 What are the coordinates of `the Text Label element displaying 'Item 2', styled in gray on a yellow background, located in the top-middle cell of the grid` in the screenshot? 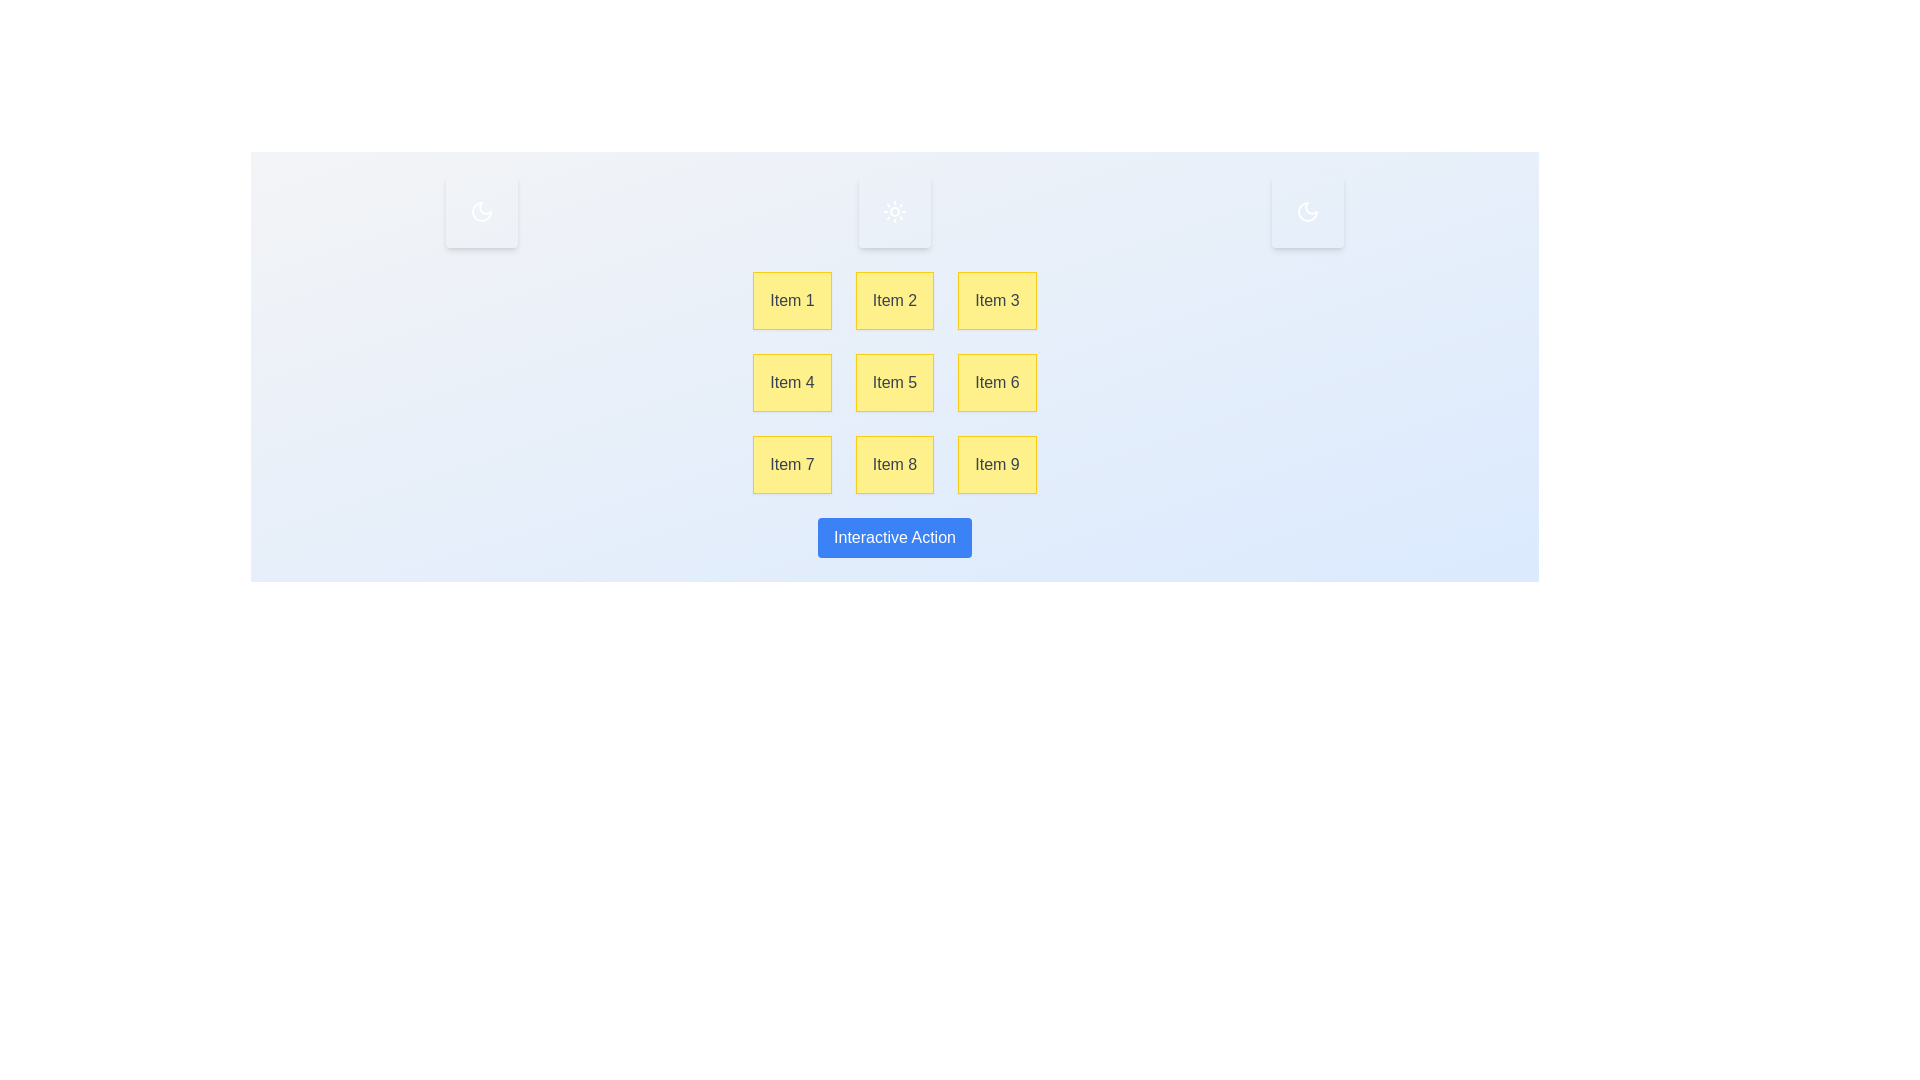 It's located at (893, 300).